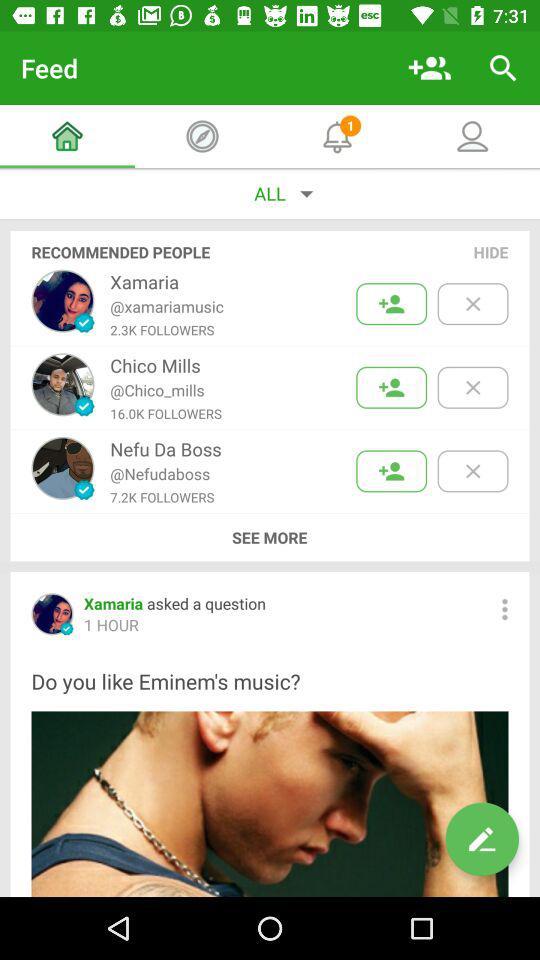  Describe the element at coordinates (481, 839) in the screenshot. I see `edit option` at that location.